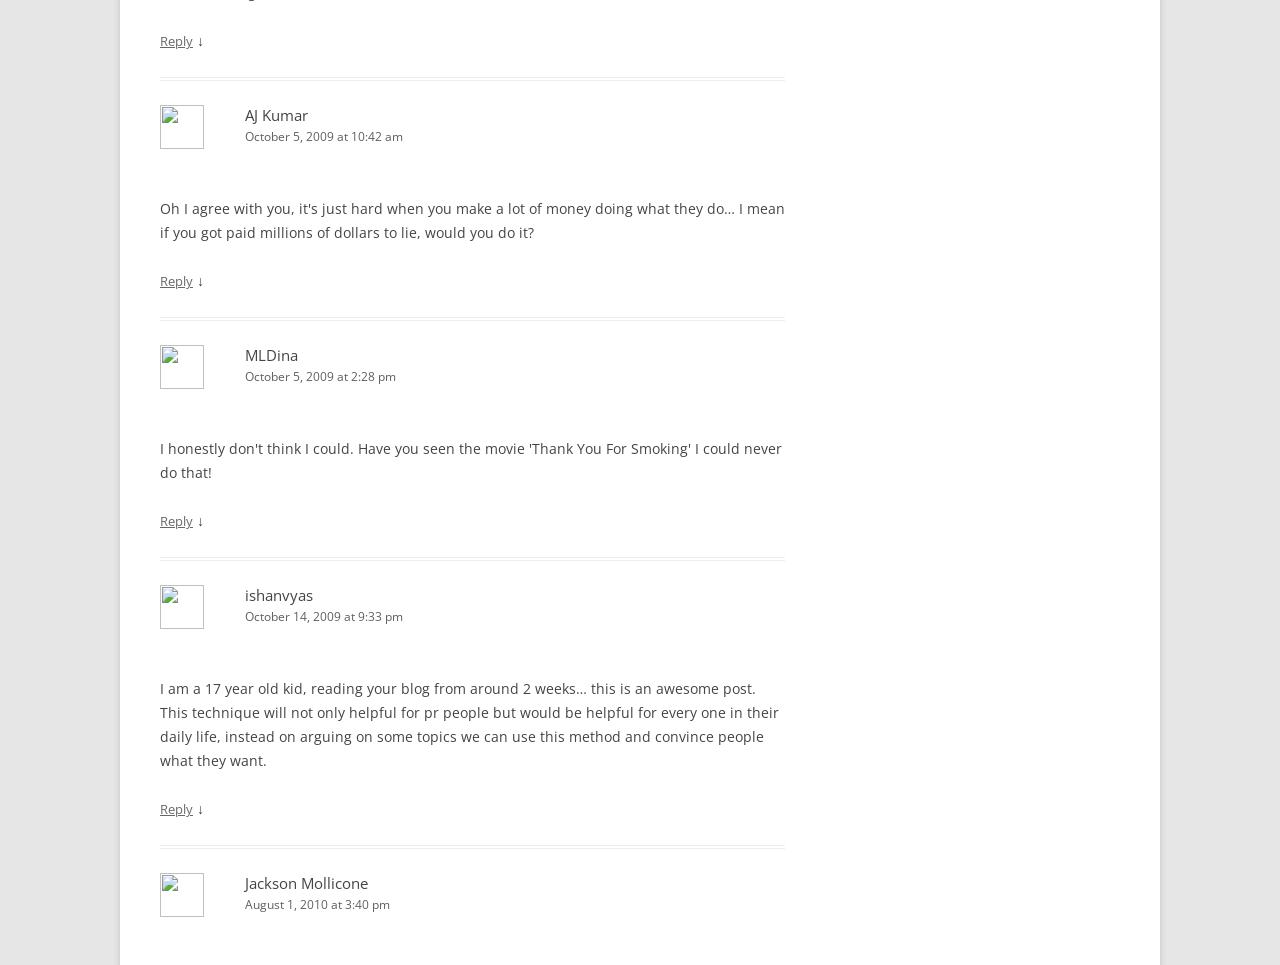 The width and height of the screenshot is (1280, 965). I want to click on 'I honestly don't think I could. Have you seen the movie 'Thank You For Smoking' I could never do that!', so click(470, 459).